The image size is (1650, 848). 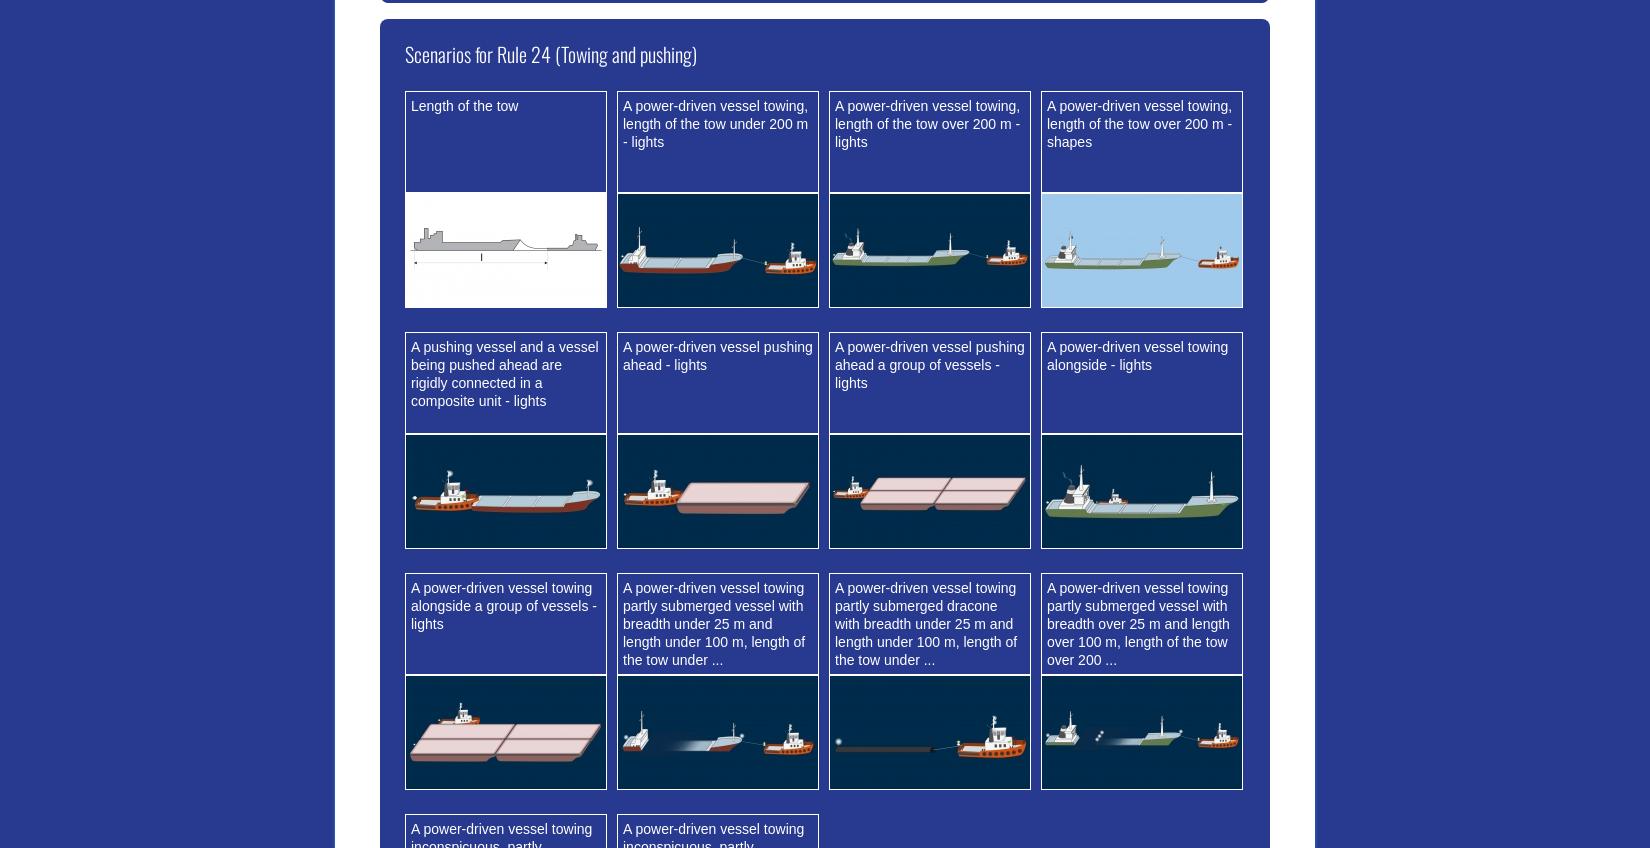 What do you see at coordinates (1138, 623) in the screenshot?
I see `'A power-driven vessel towing partly submerged vessel with breadth over 25 m and length over 100 m, length of the tow over 200 ...'` at bounding box center [1138, 623].